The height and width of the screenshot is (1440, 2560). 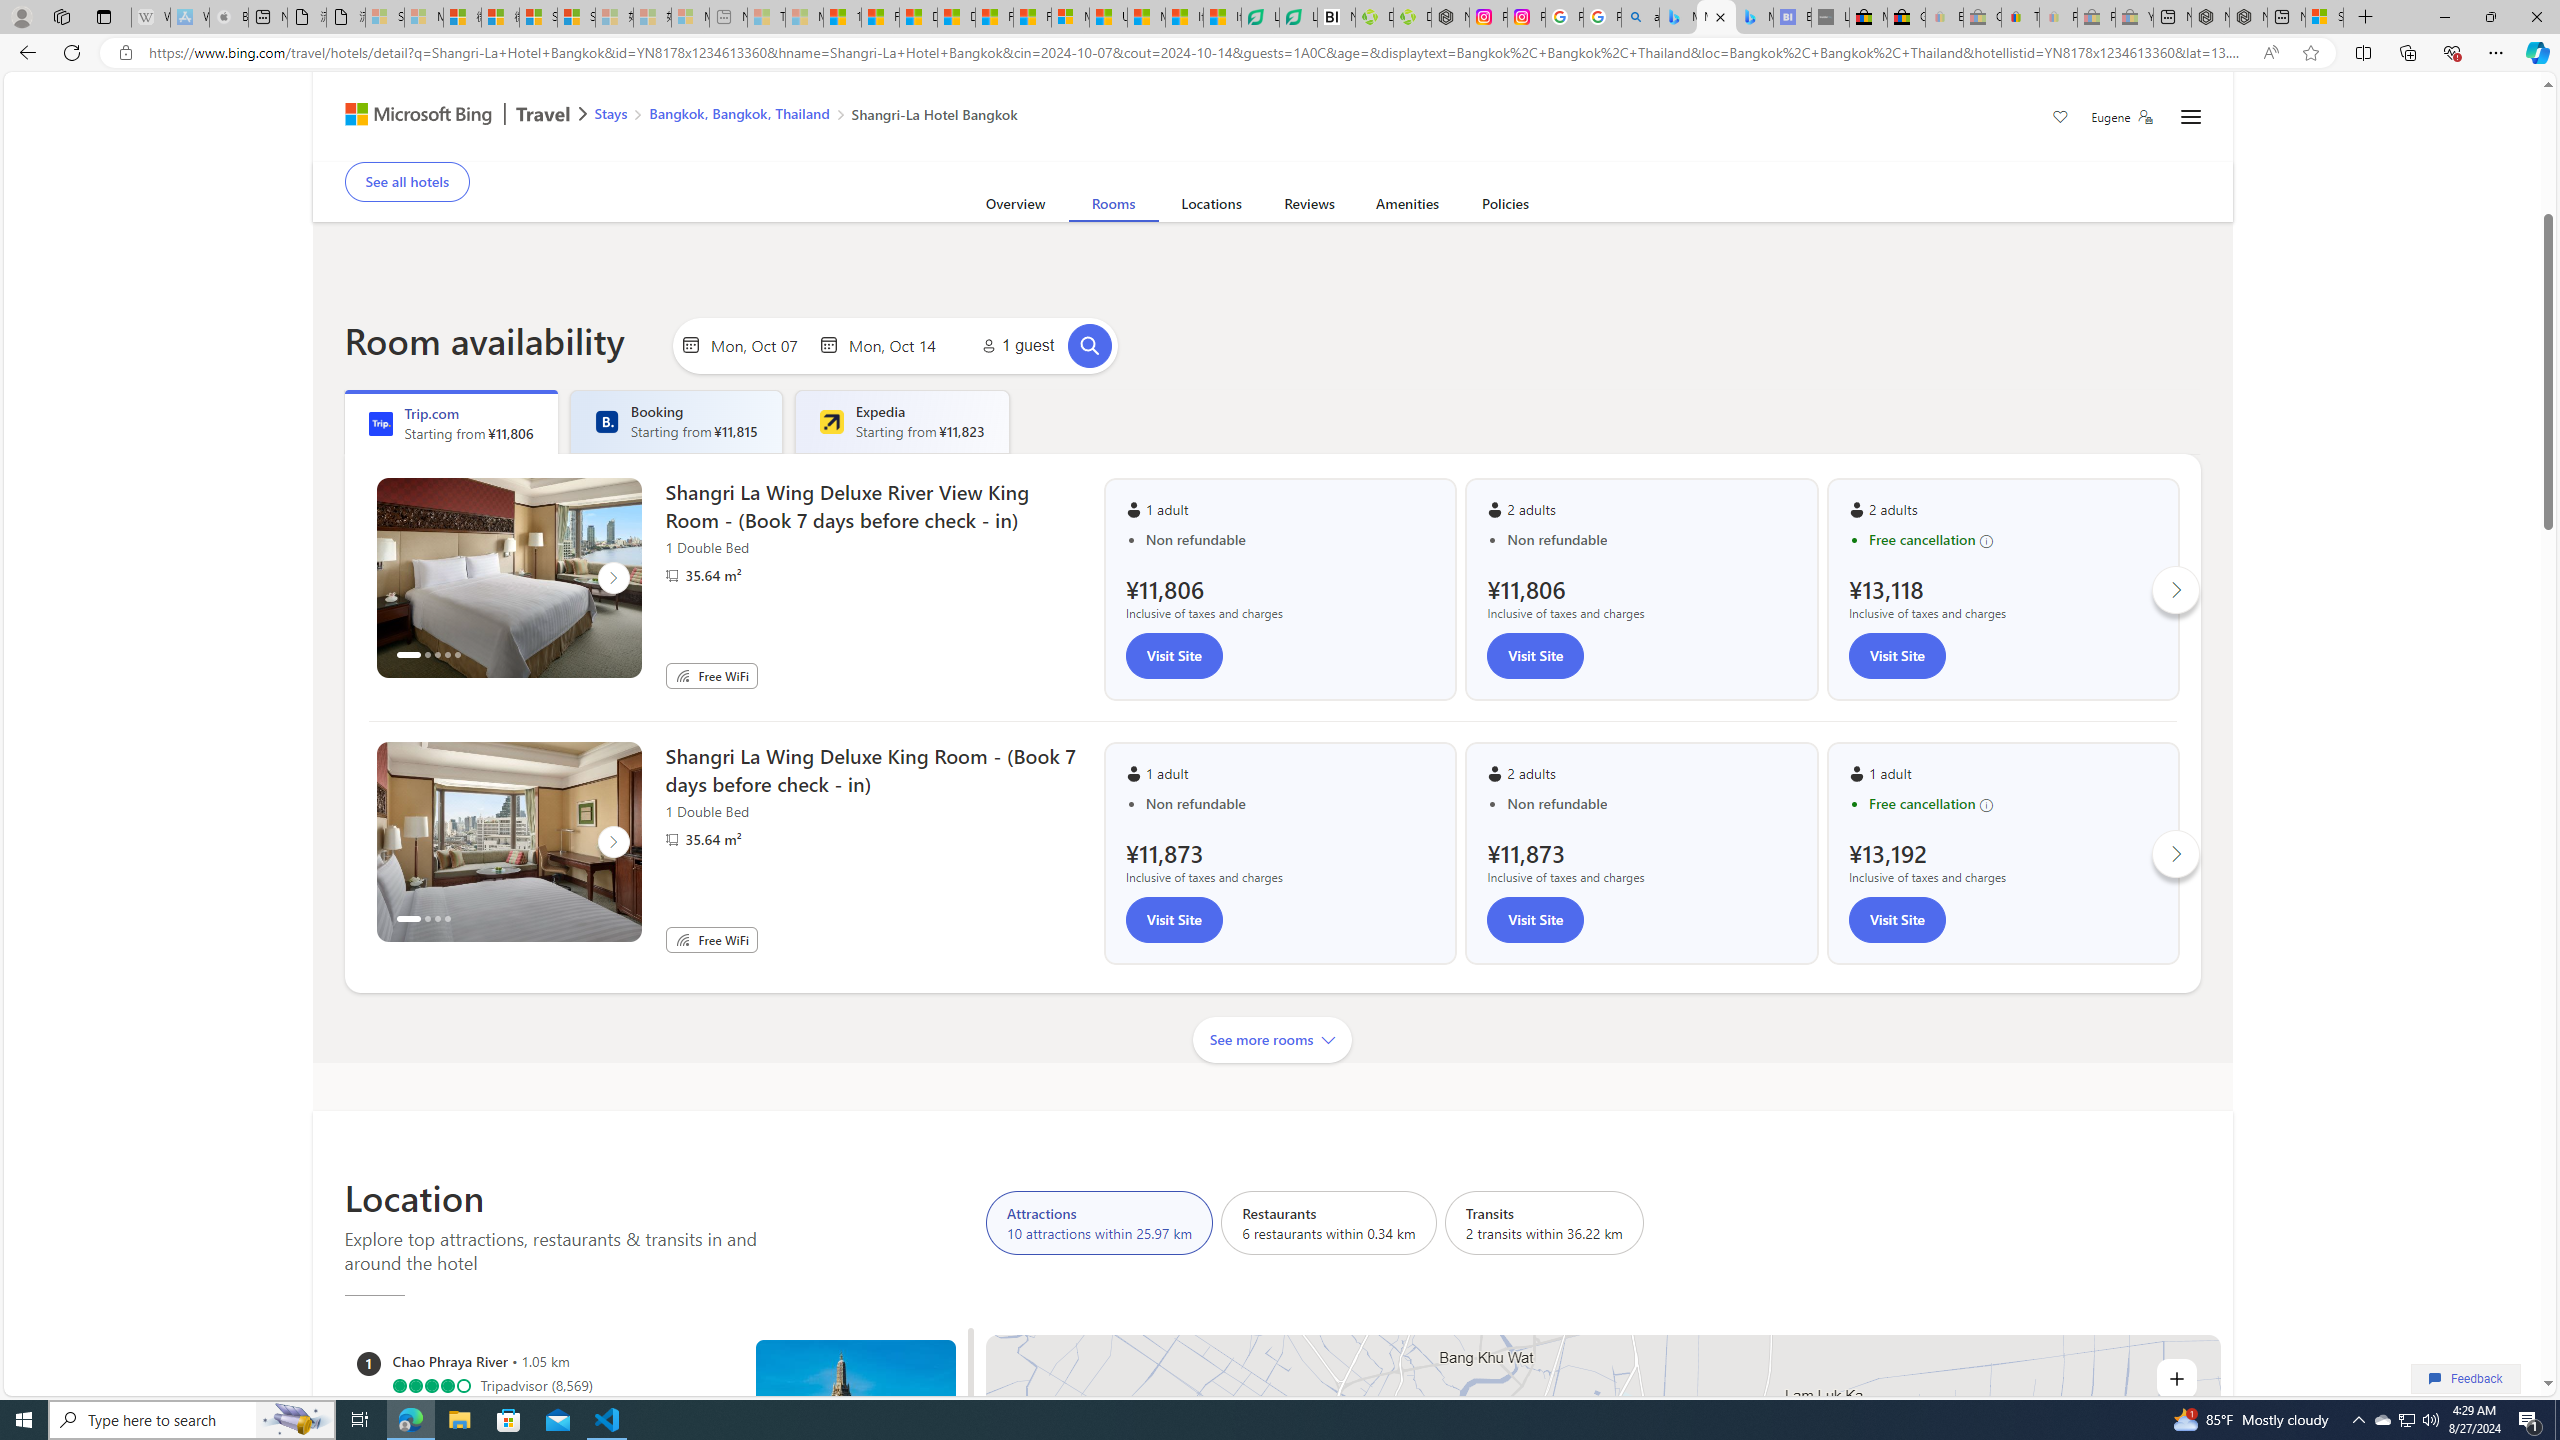 What do you see at coordinates (408, 115) in the screenshot?
I see `'Microsoft Bing'` at bounding box center [408, 115].